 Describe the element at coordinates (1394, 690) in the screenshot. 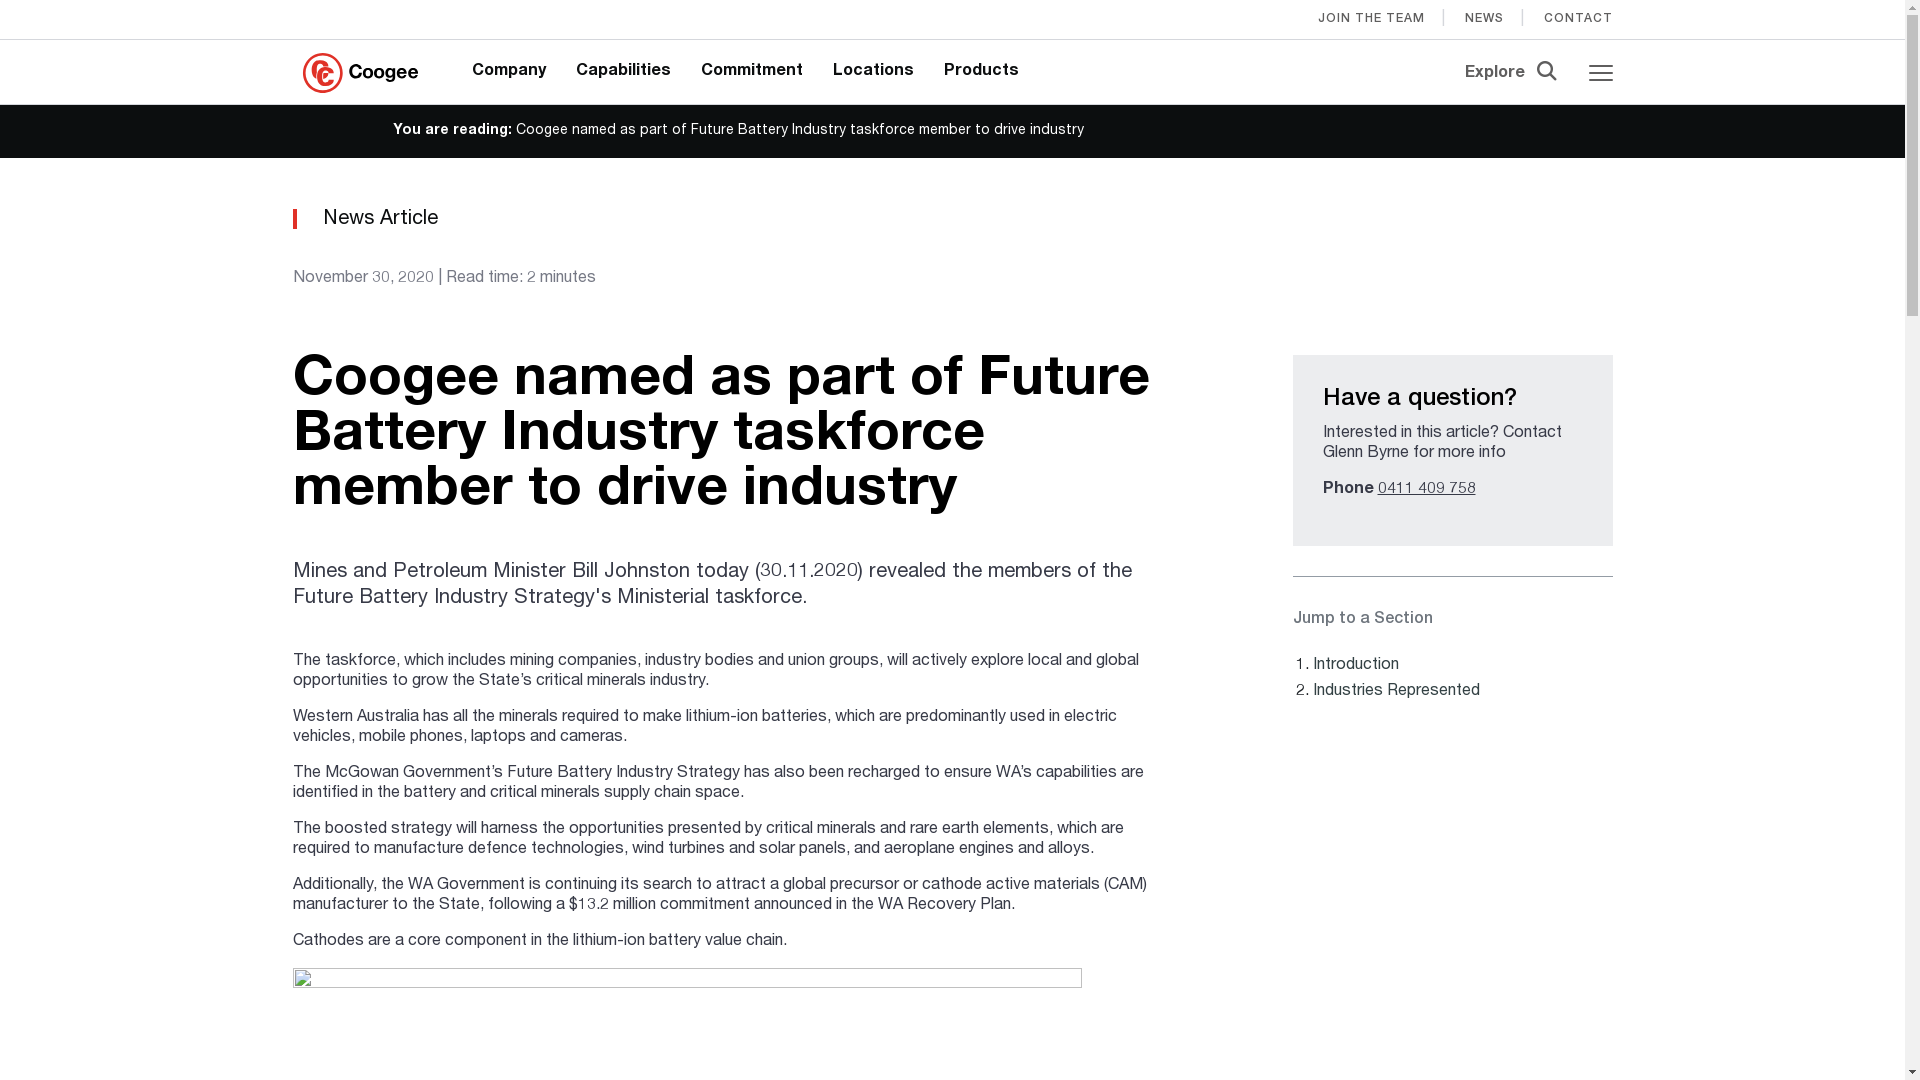

I see `'Industries Represented'` at that location.